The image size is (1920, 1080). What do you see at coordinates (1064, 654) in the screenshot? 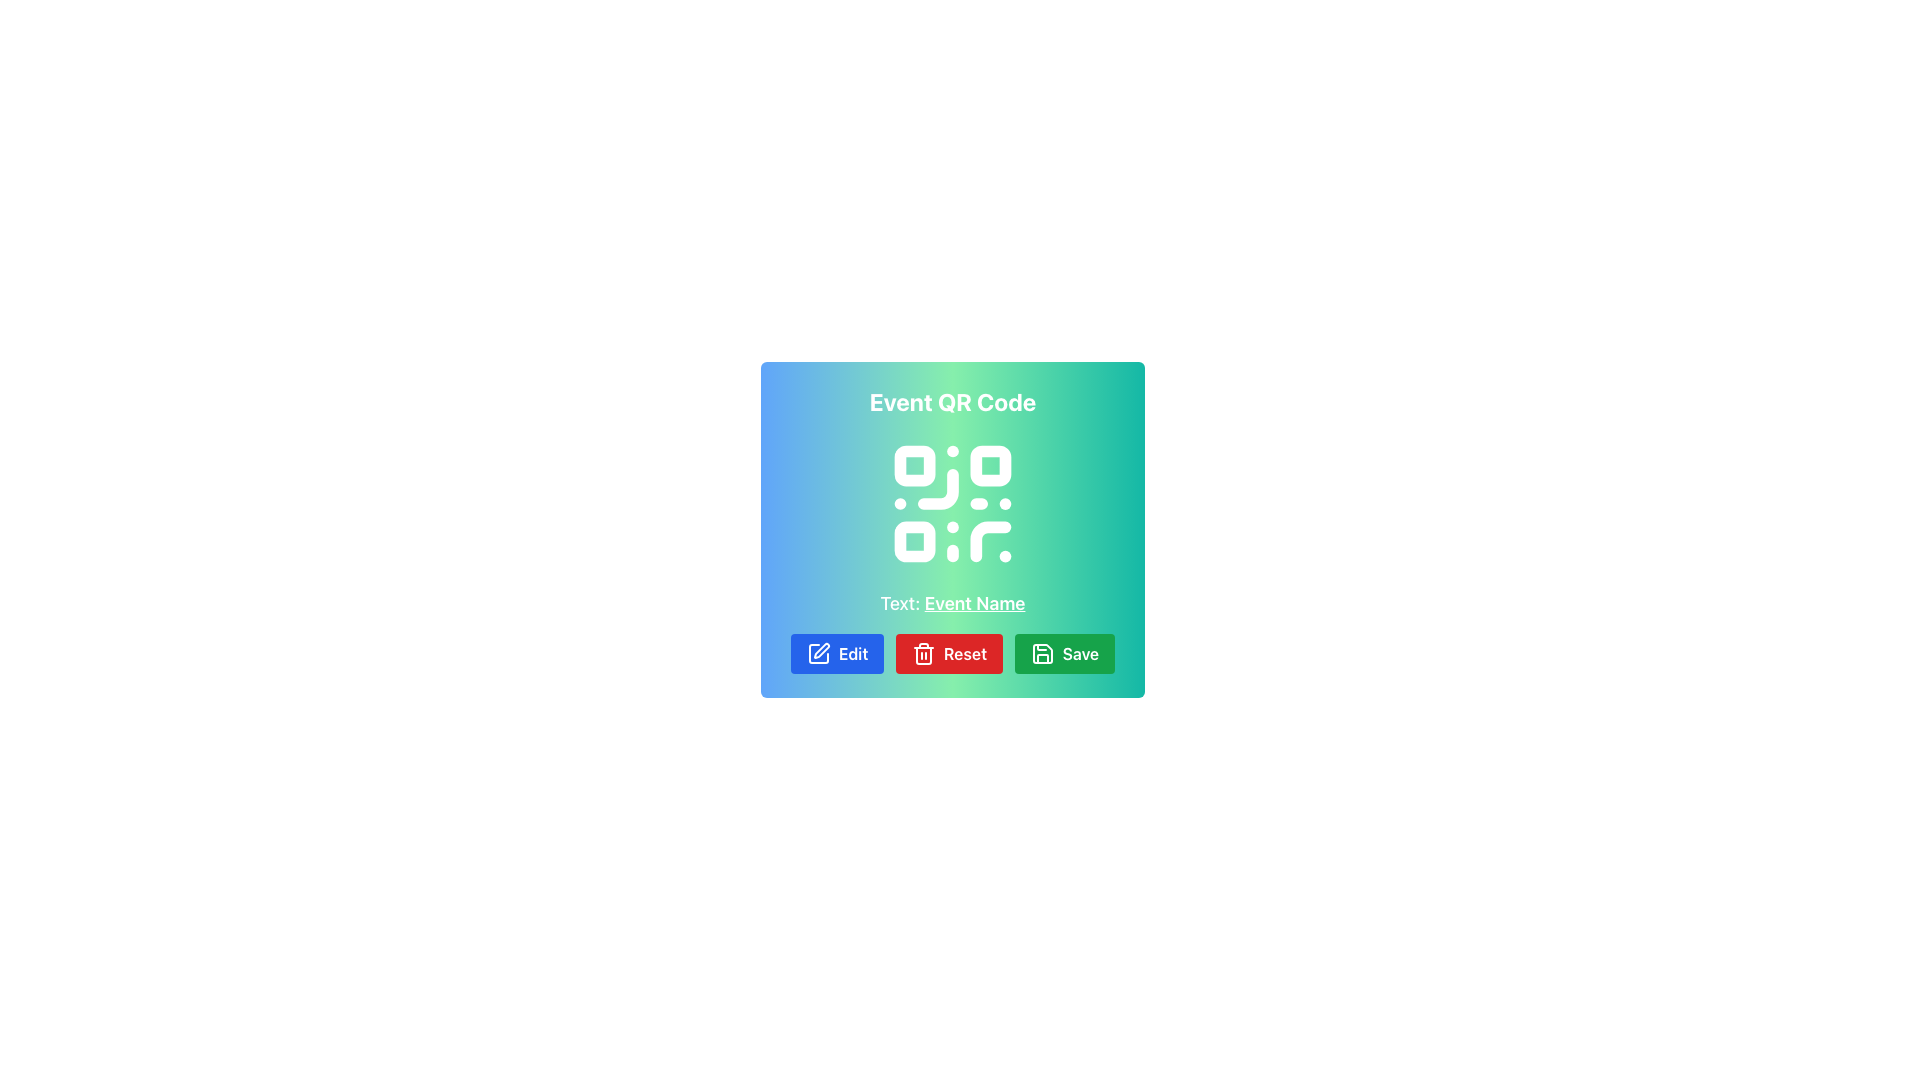
I see `the 'Save' button, which is a rectangular button with rounded edges, a green background, and white text, located at the far right of a group of three buttons under the main content area` at bounding box center [1064, 654].